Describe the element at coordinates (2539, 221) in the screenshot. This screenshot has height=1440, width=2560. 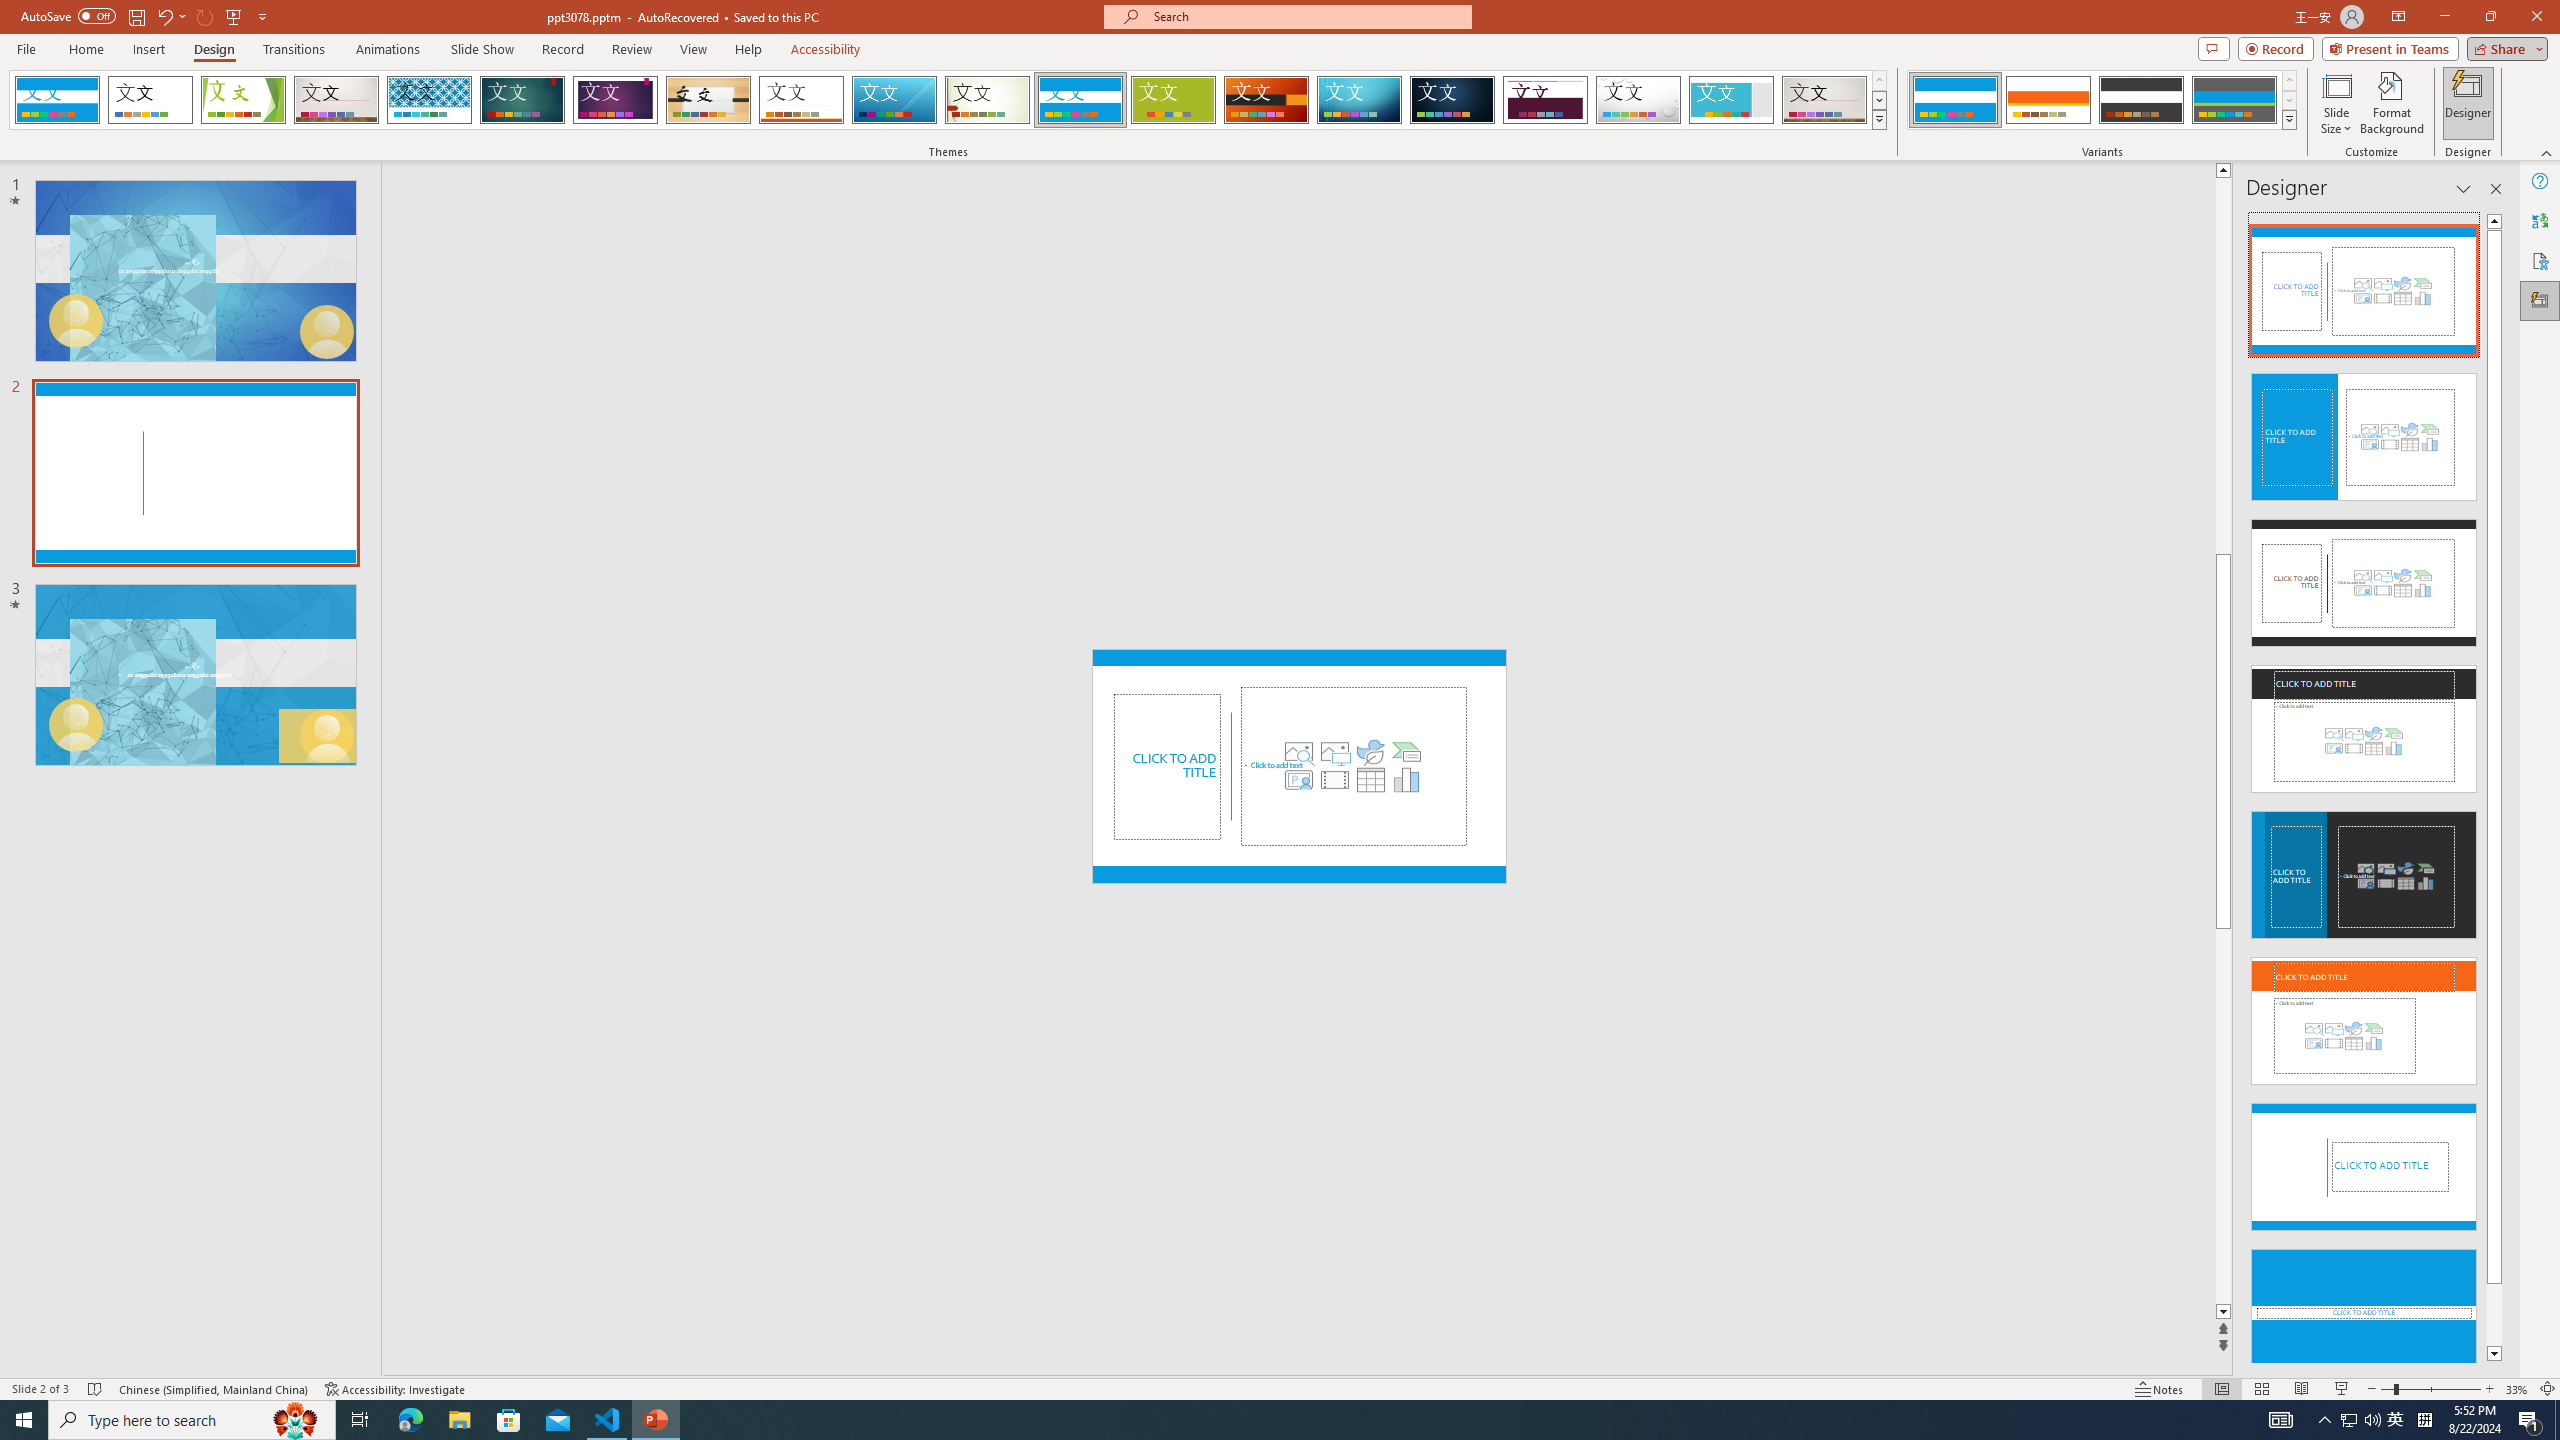
I see `'Translator'` at that location.